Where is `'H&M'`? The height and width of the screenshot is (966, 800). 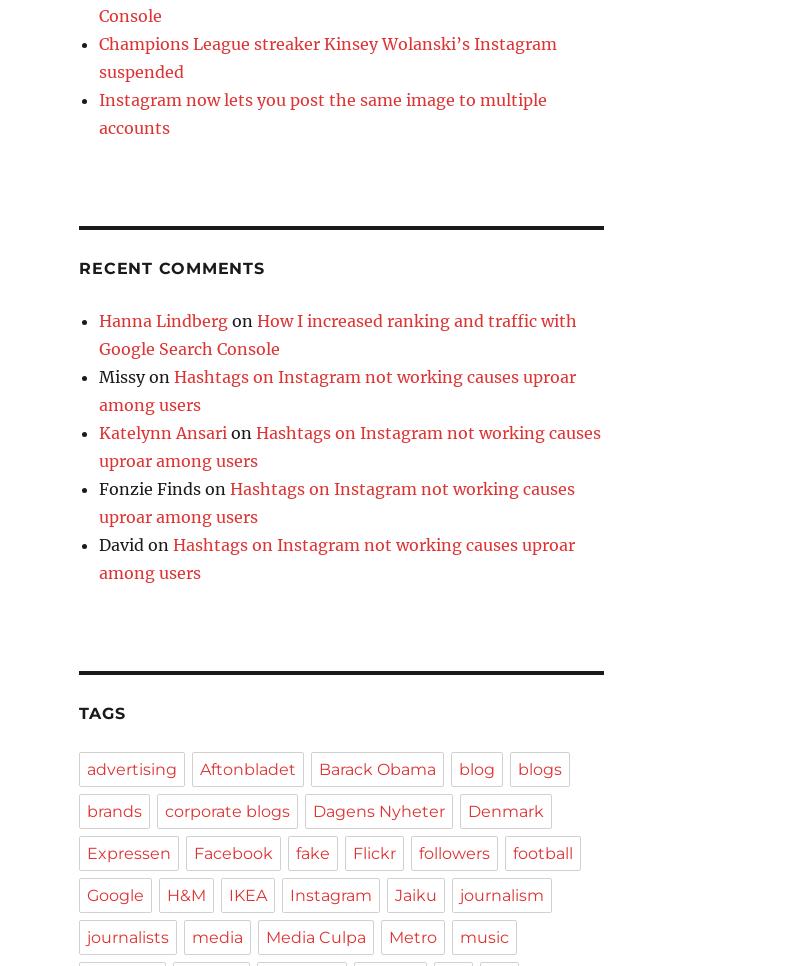 'H&M' is located at coordinates (185, 895).